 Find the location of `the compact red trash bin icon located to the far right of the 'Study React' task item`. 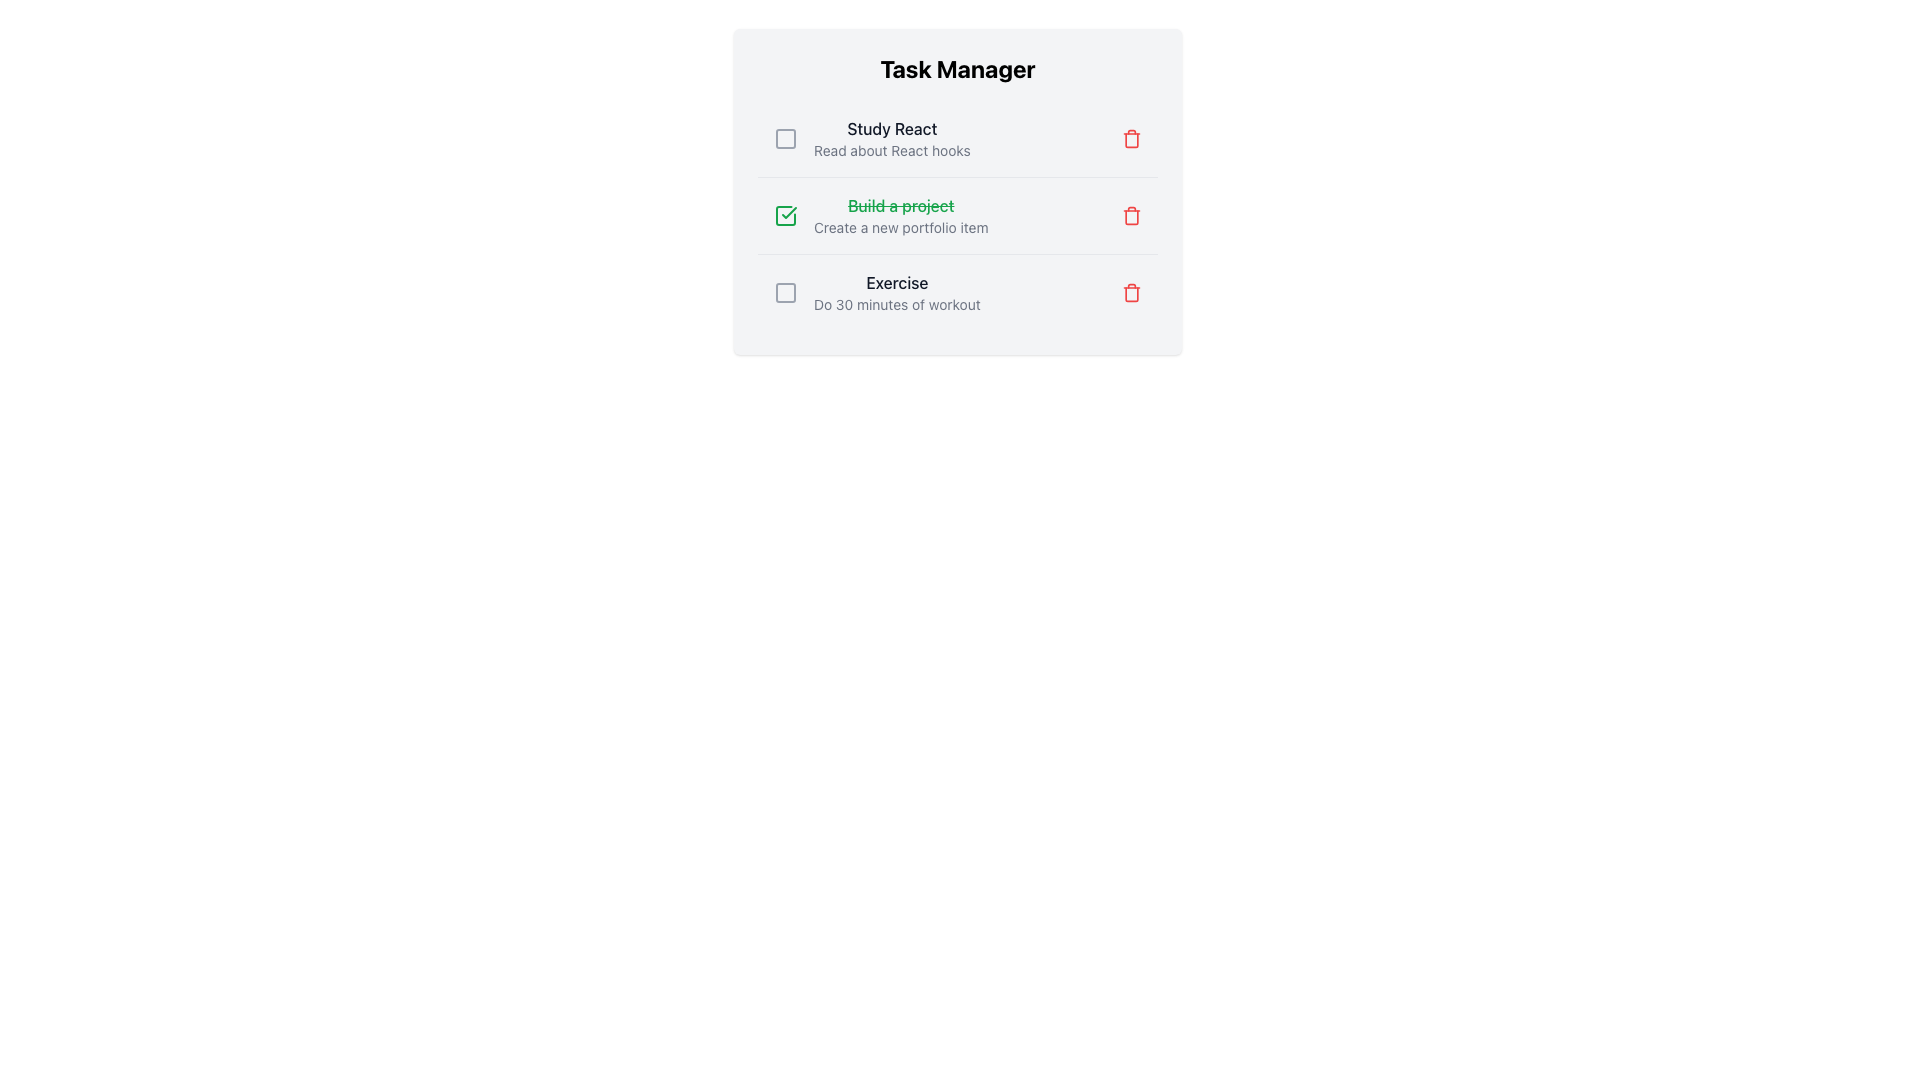

the compact red trash bin icon located to the far right of the 'Study React' task item is located at coordinates (1132, 137).